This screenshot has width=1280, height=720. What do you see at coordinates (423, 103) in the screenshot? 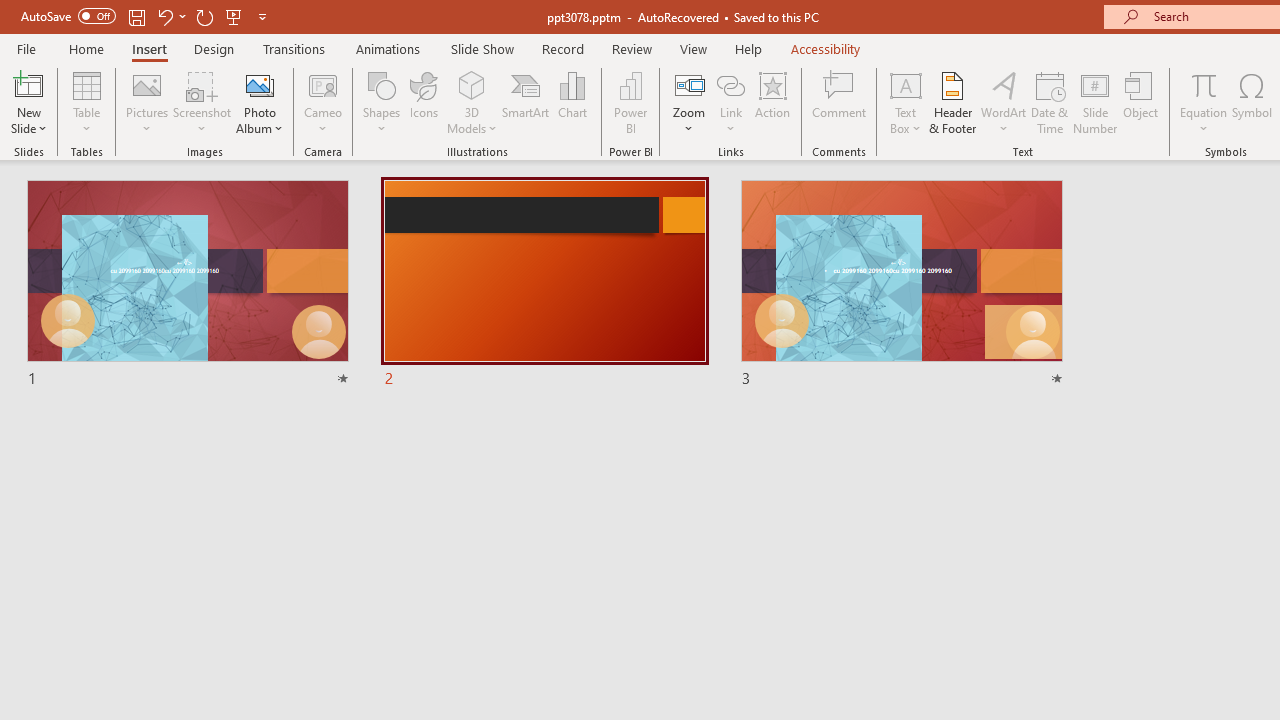
I see `'Icons'` at bounding box center [423, 103].